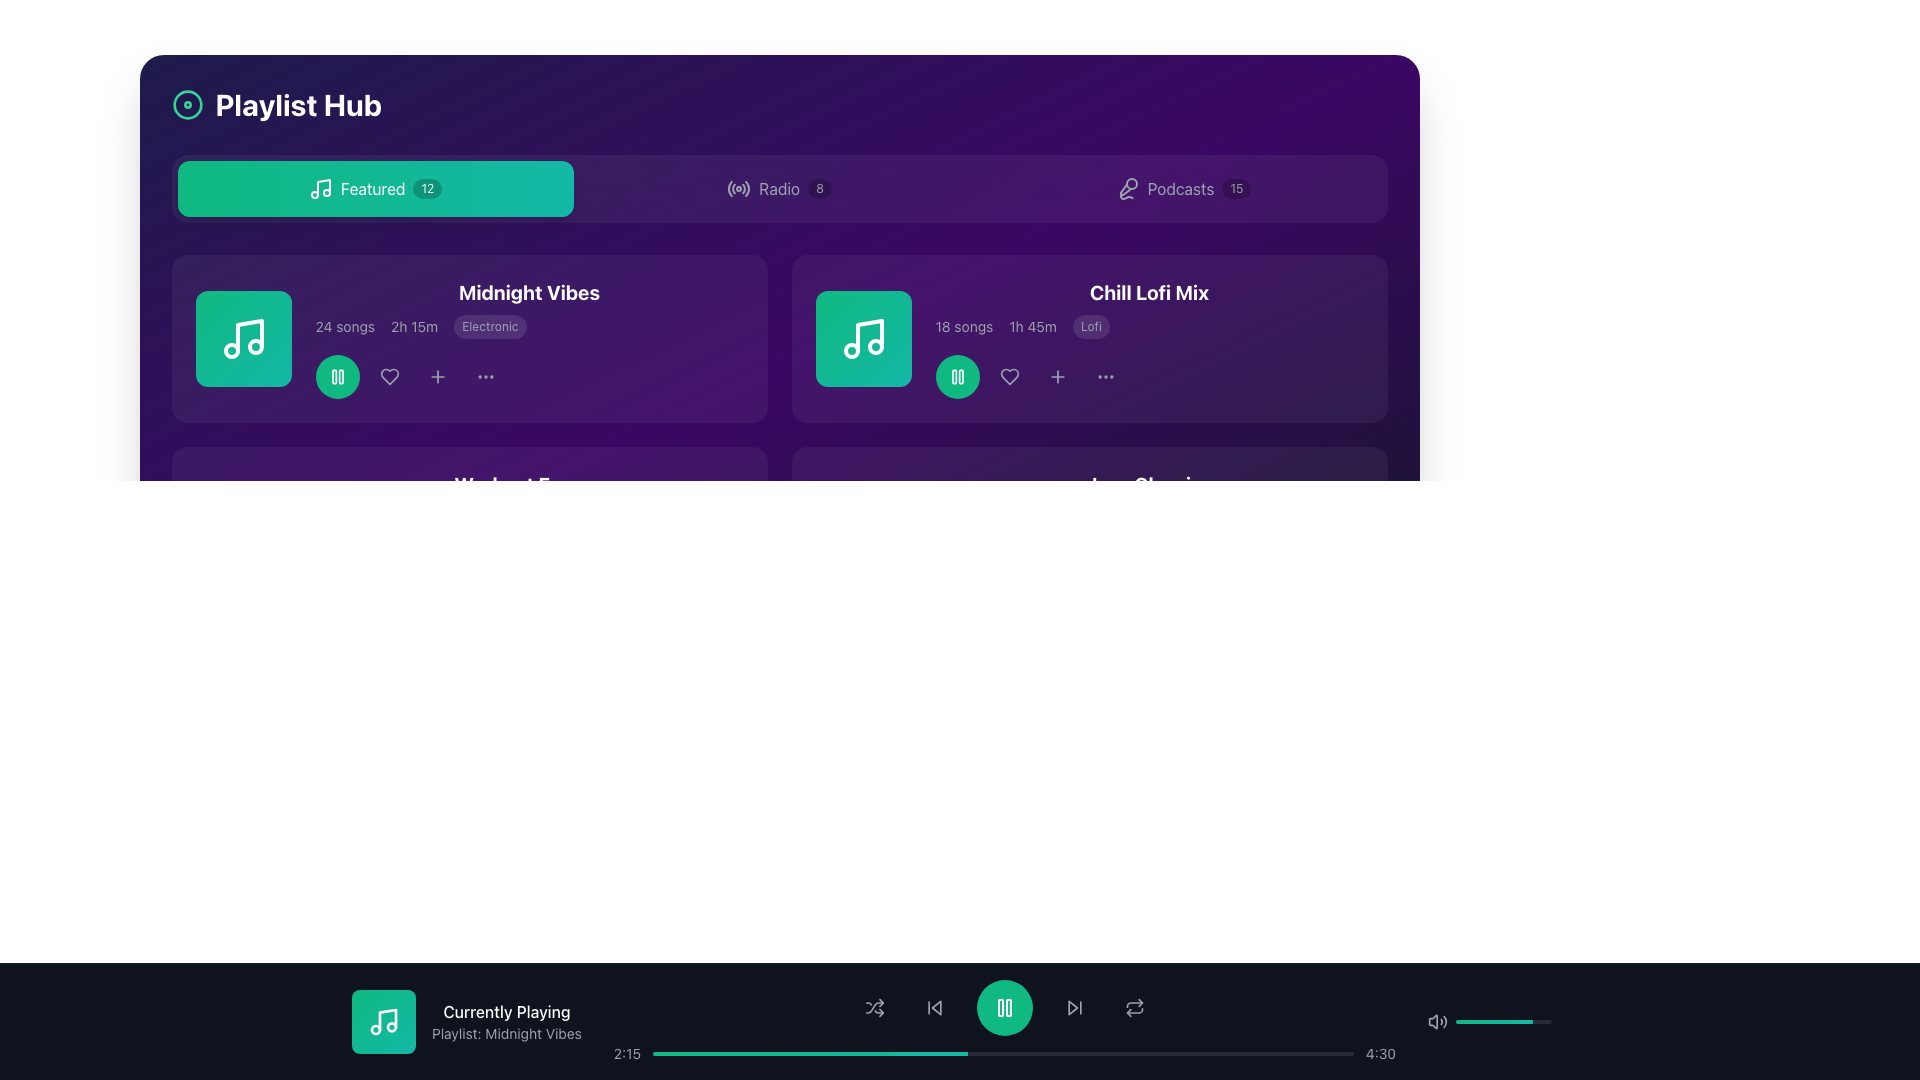 This screenshot has width=1920, height=1080. I want to click on the circular icon resembling a radio transmission symbol located in the 'Radio' button in the top navigation bar, so click(738, 189).